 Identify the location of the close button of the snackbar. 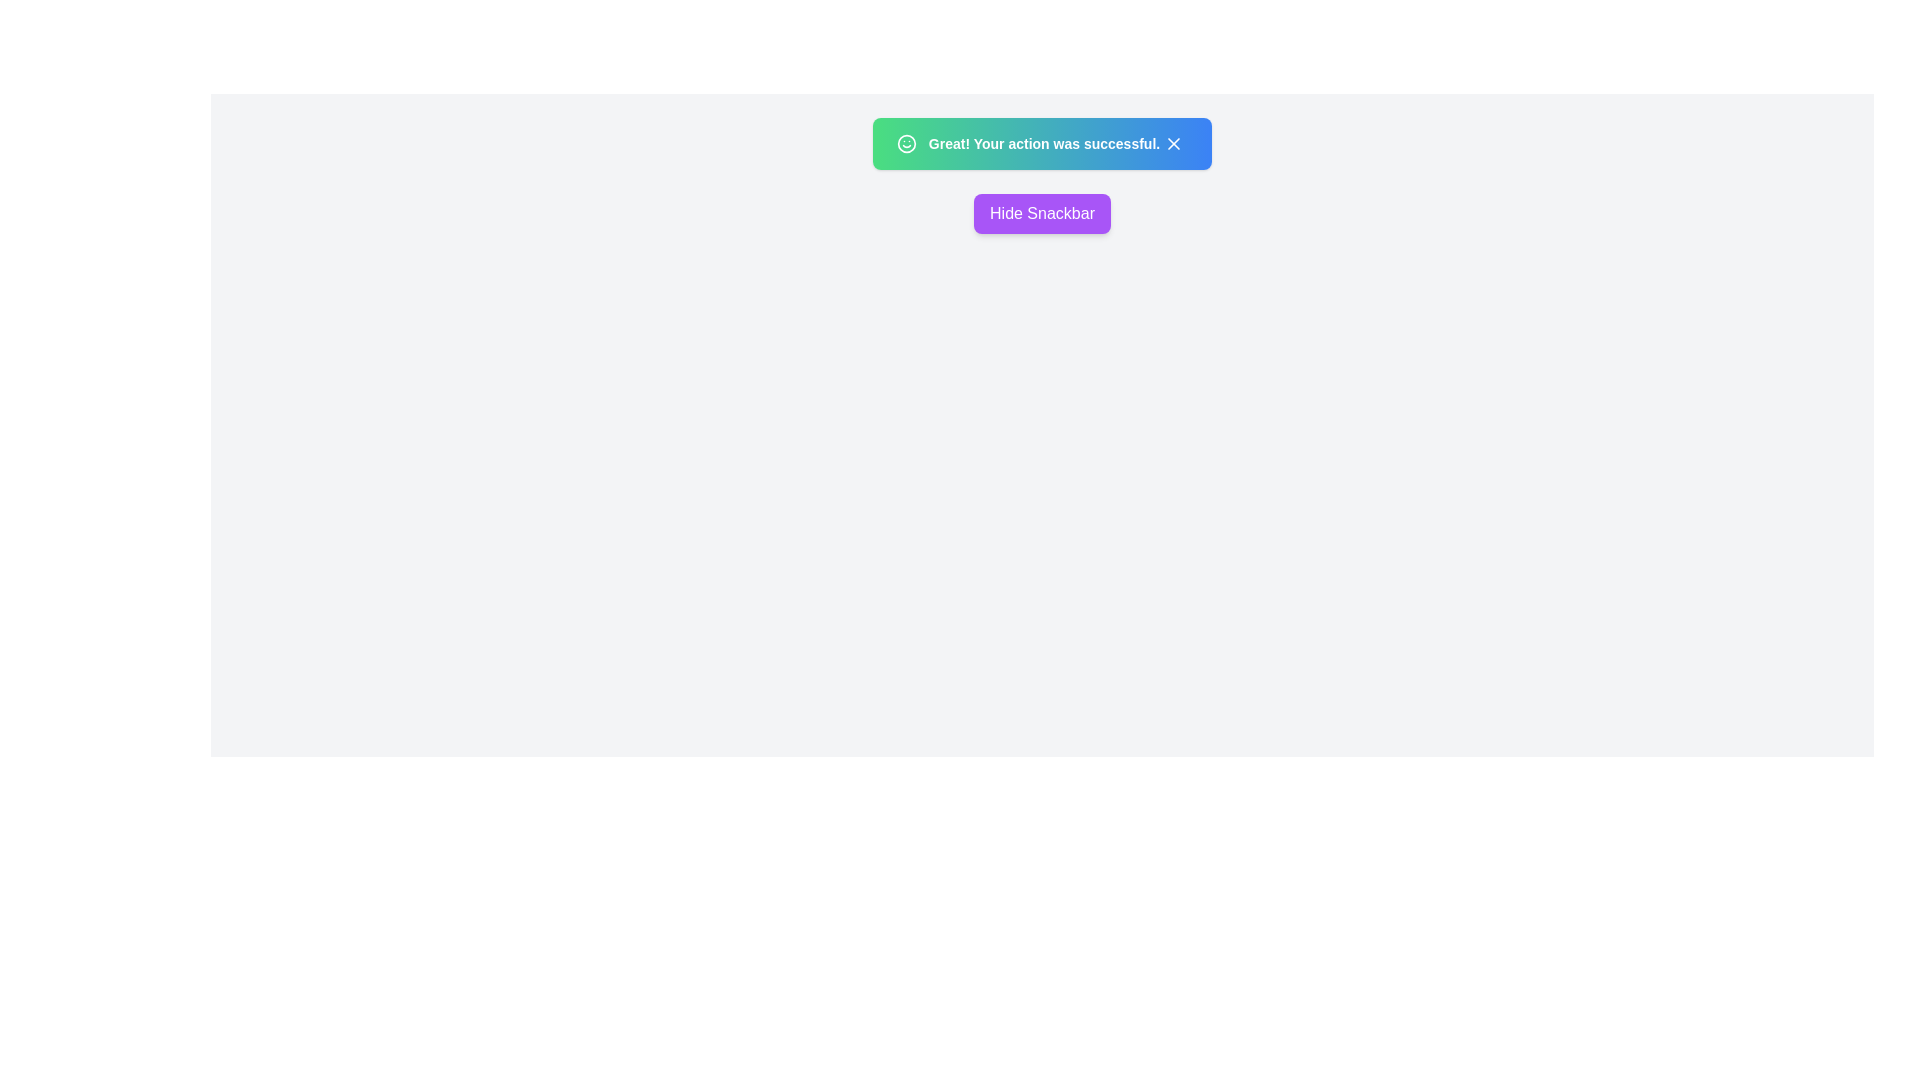
(1174, 142).